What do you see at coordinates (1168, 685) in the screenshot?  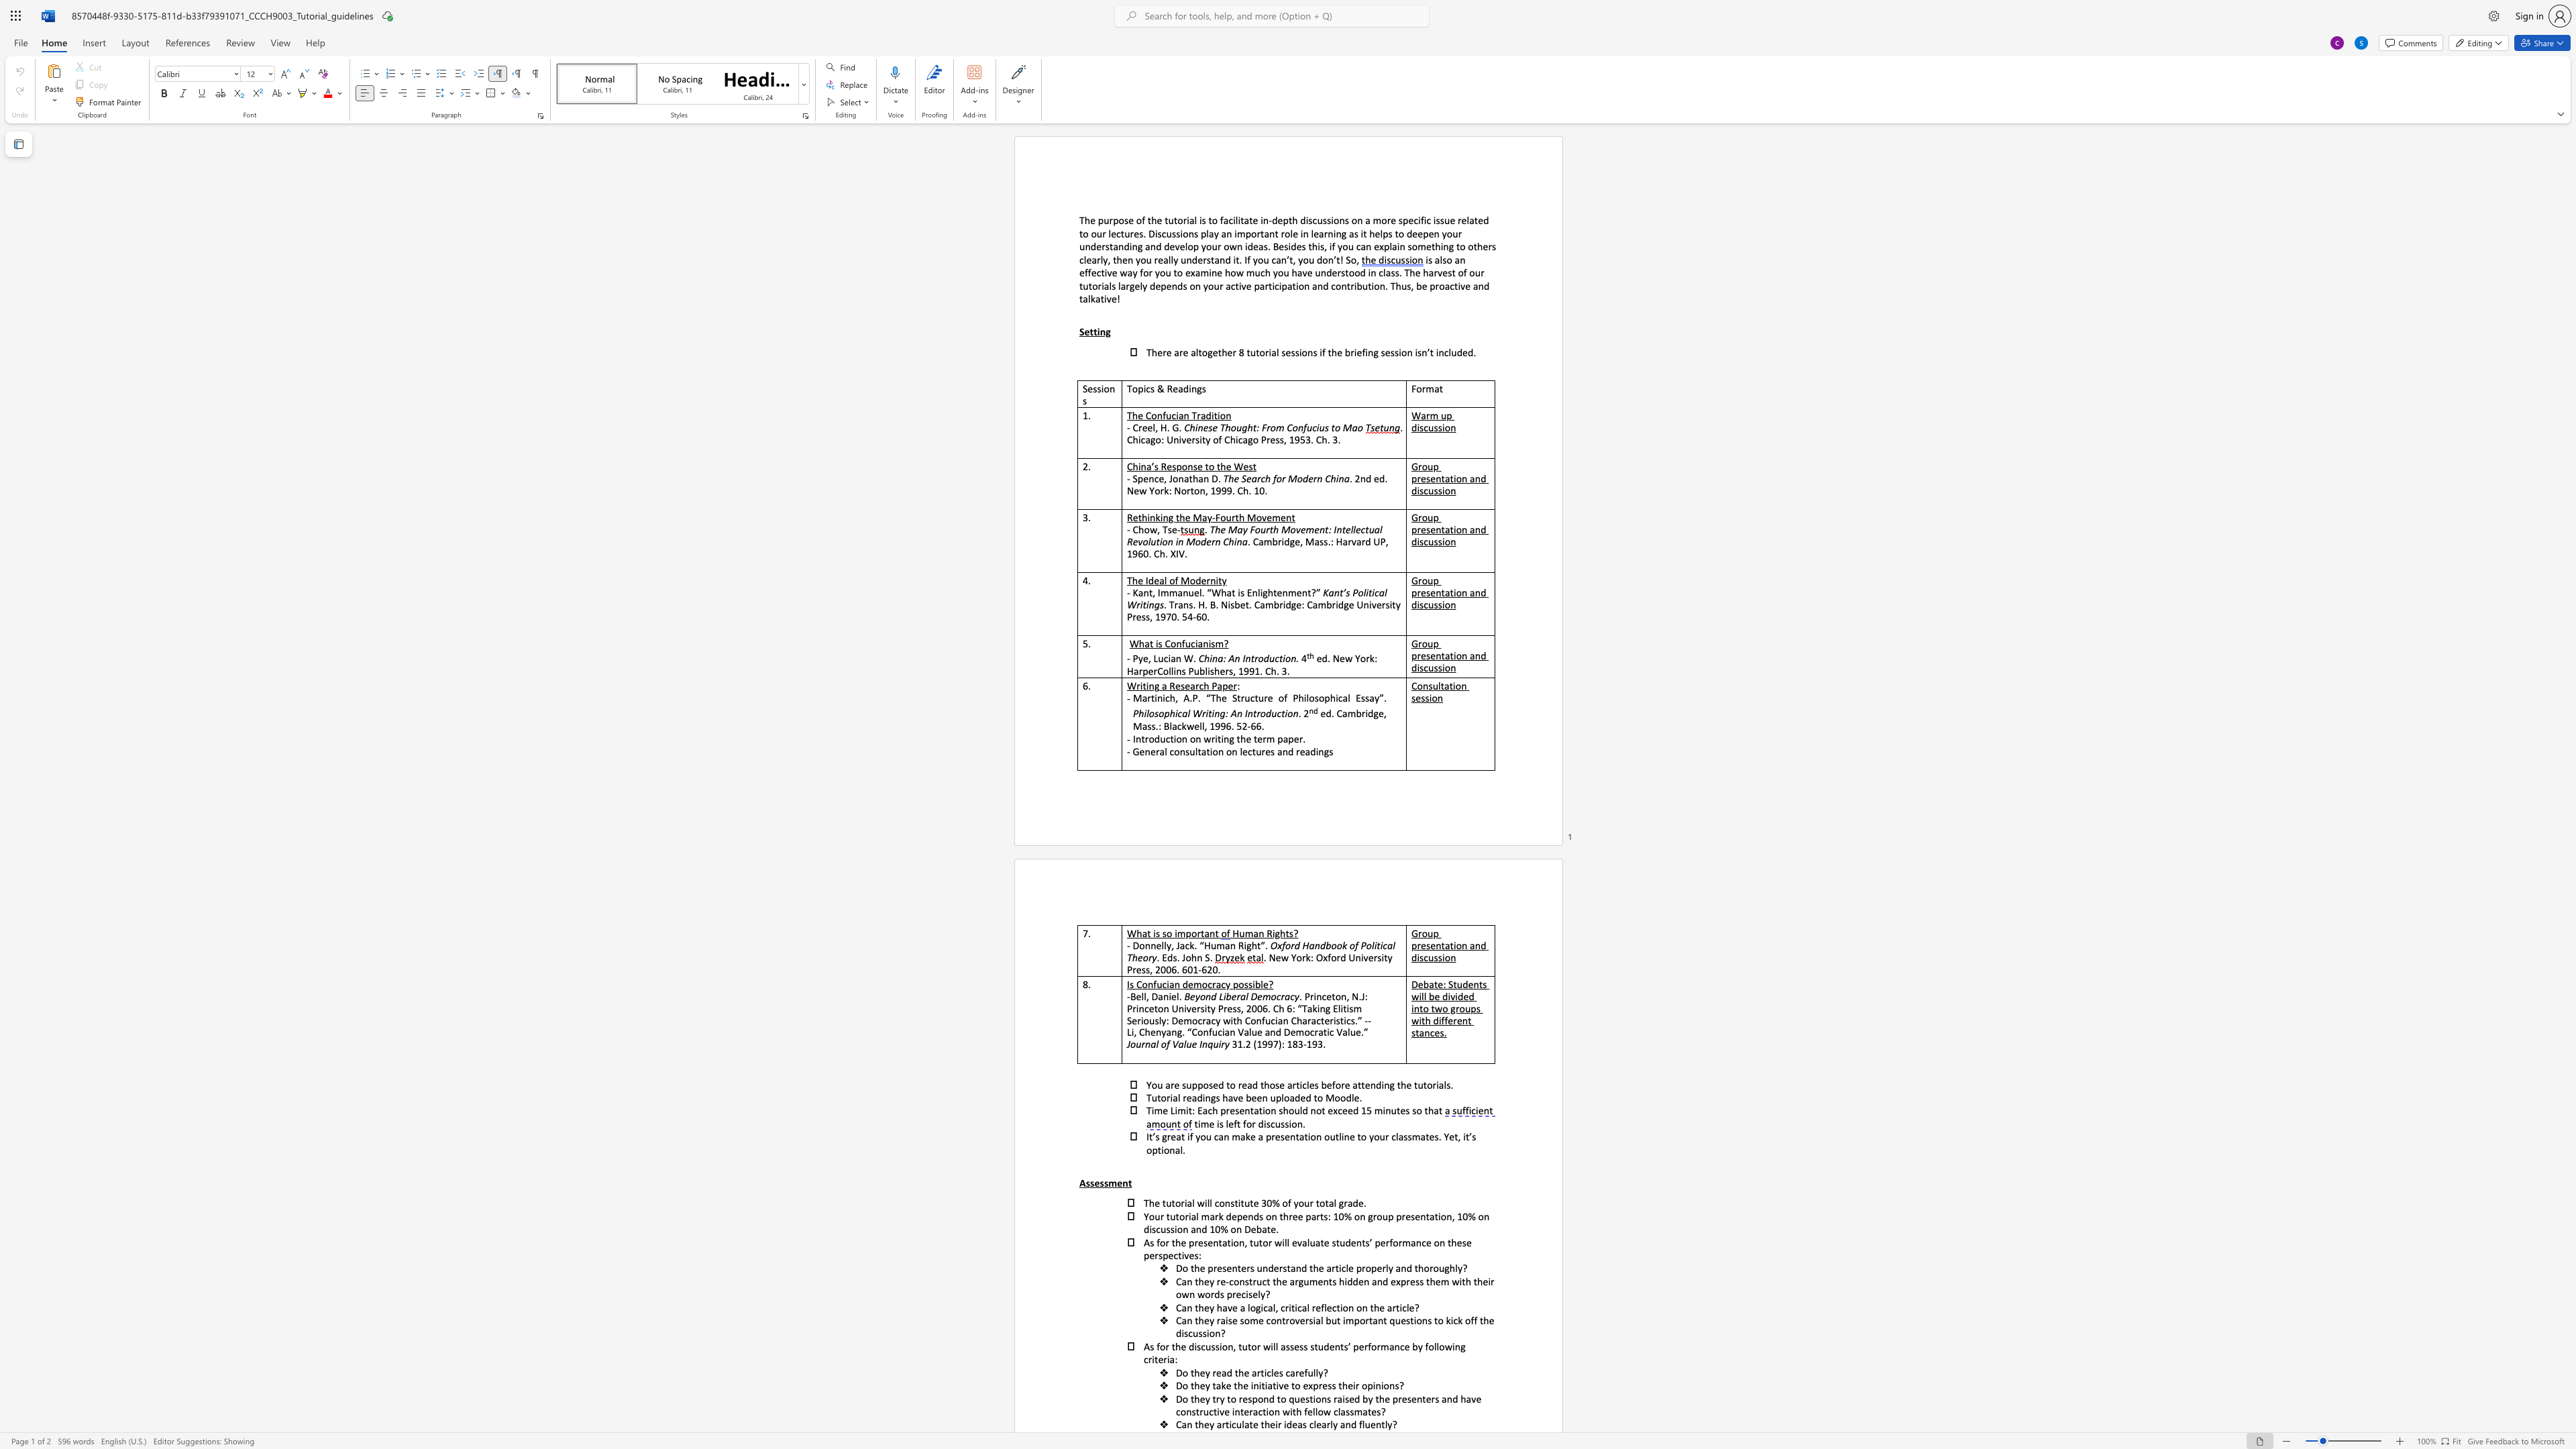 I see `the subset text "Research Paper" within the text "a Research Paper"` at bounding box center [1168, 685].